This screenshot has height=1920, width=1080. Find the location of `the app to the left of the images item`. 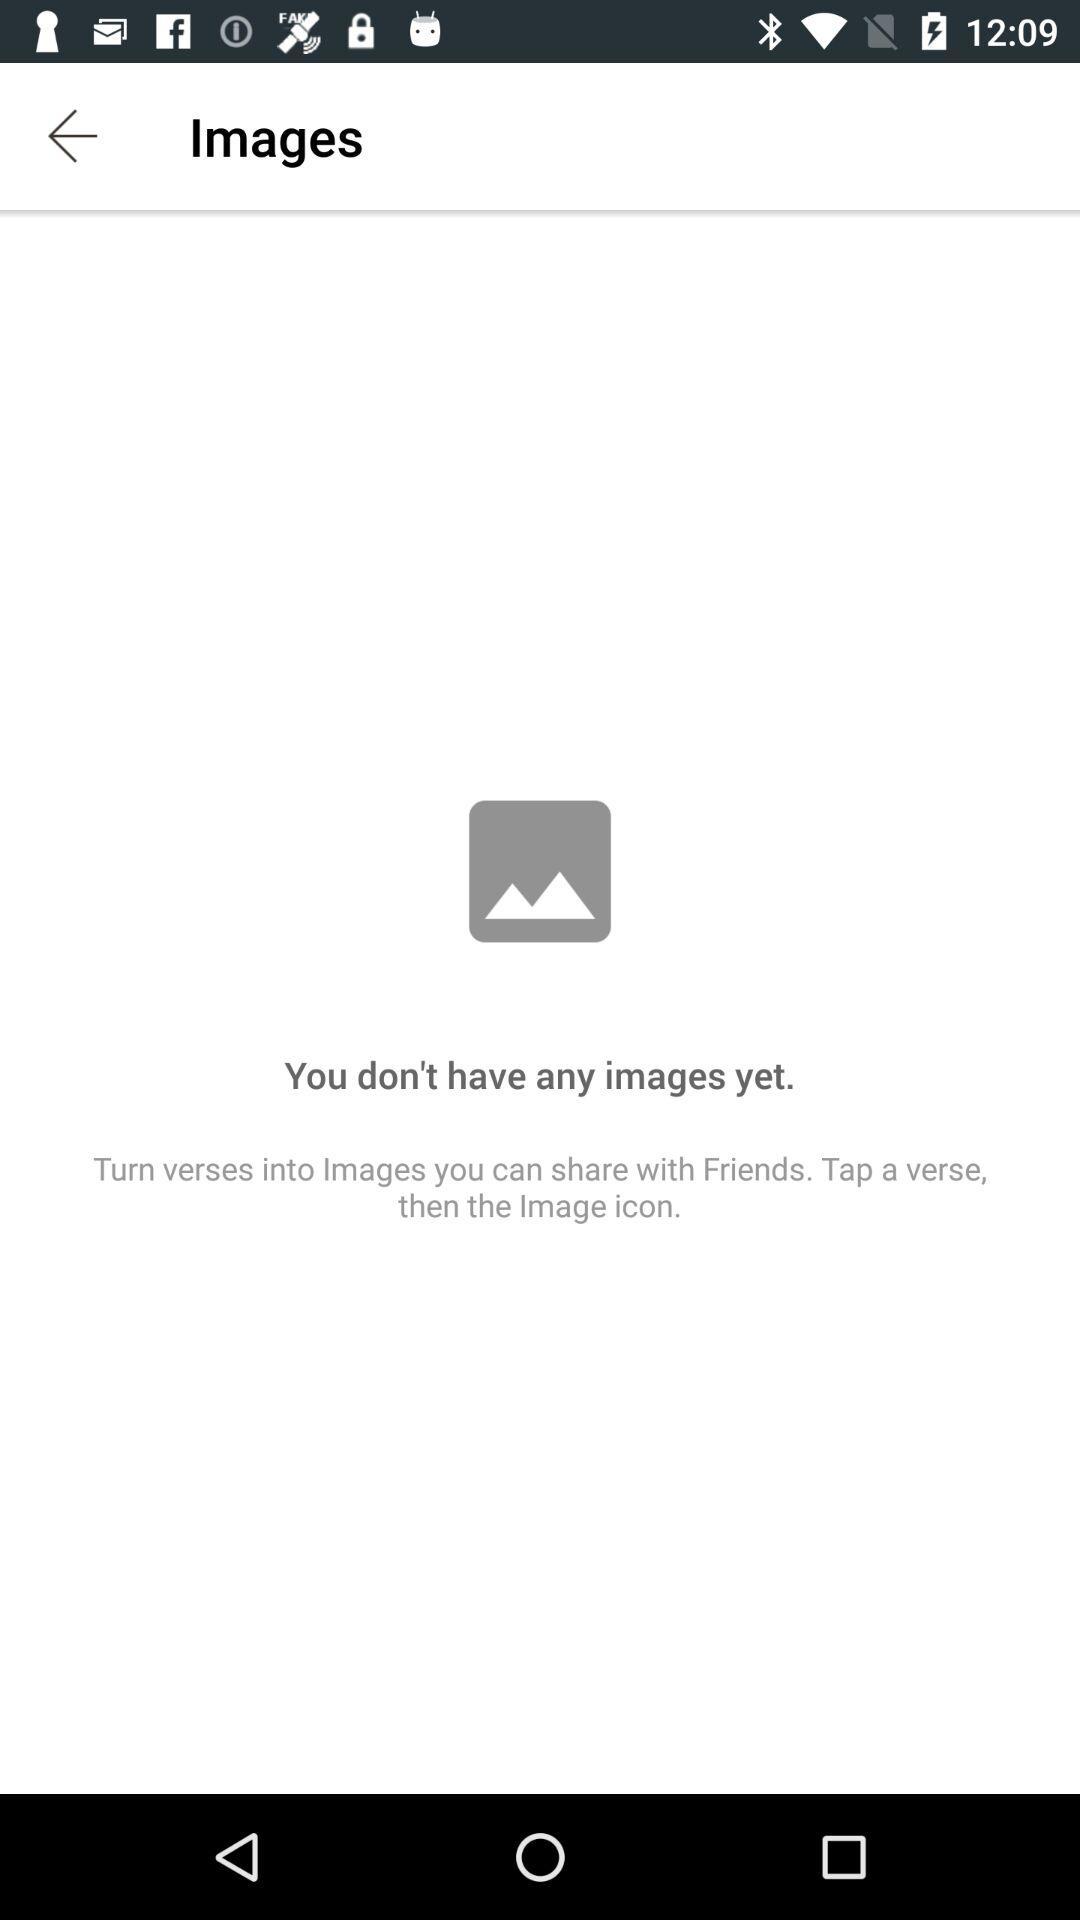

the app to the left of the images item is located at coordinates (72, 135).